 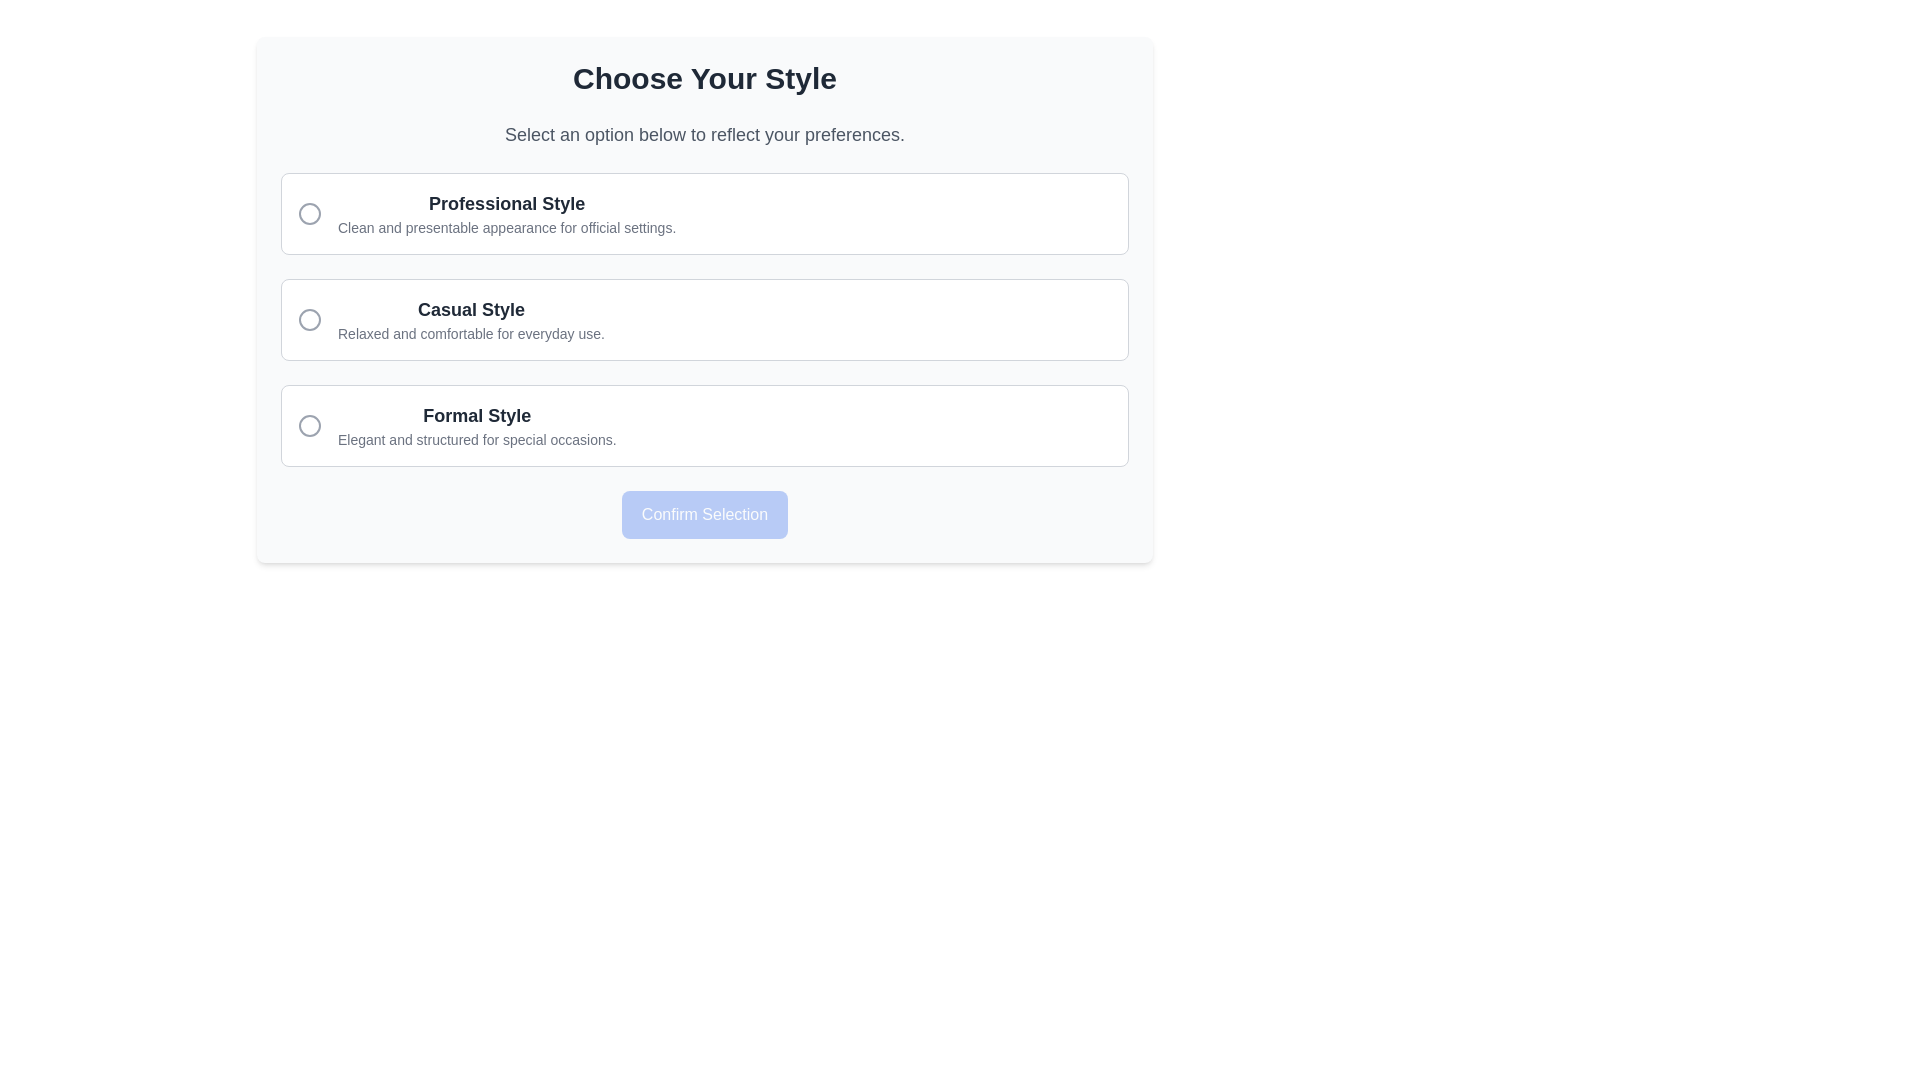 I want to click on the Text Label displaying 'Casual Style', which is styled in bold, large dark gray font and located in the middle option card of the interface, so click(x=470, y=309).